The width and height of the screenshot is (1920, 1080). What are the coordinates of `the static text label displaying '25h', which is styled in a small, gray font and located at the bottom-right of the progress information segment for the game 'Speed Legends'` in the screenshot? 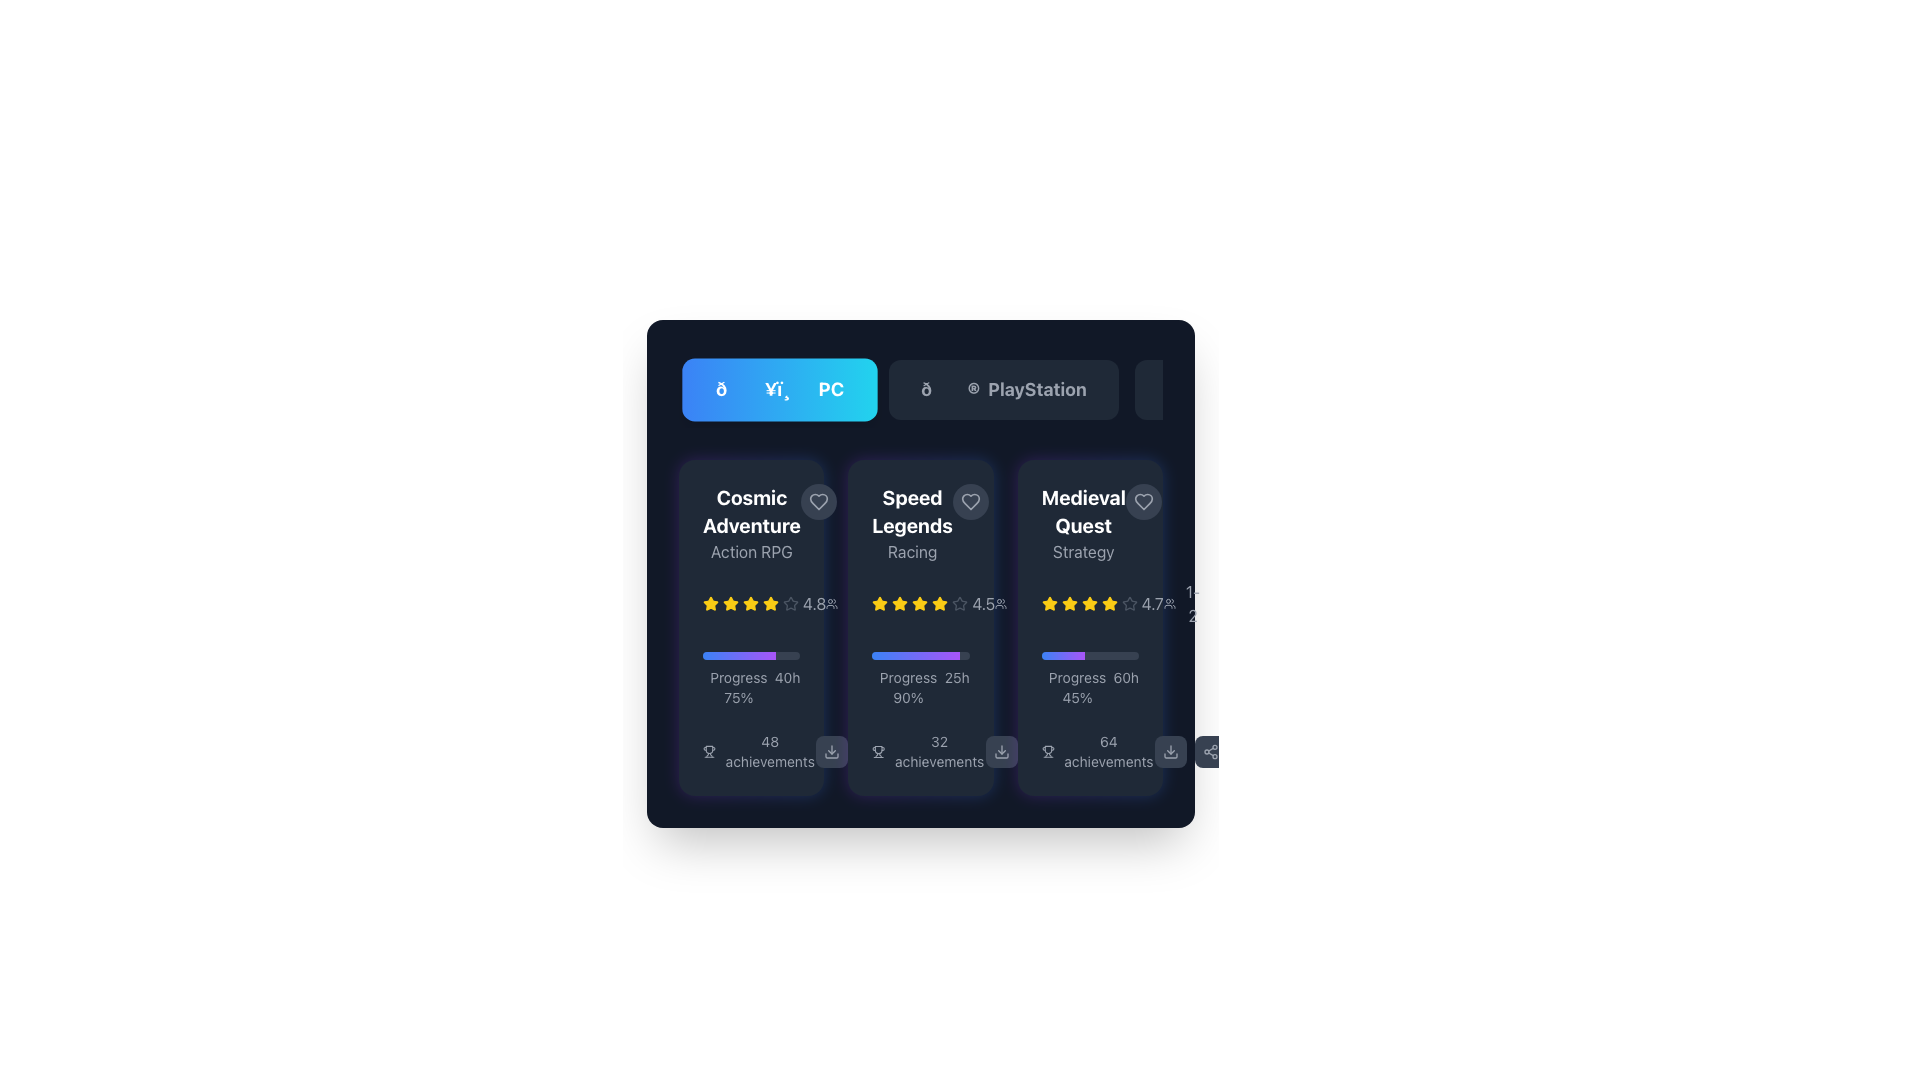 It's located at (956, 686).